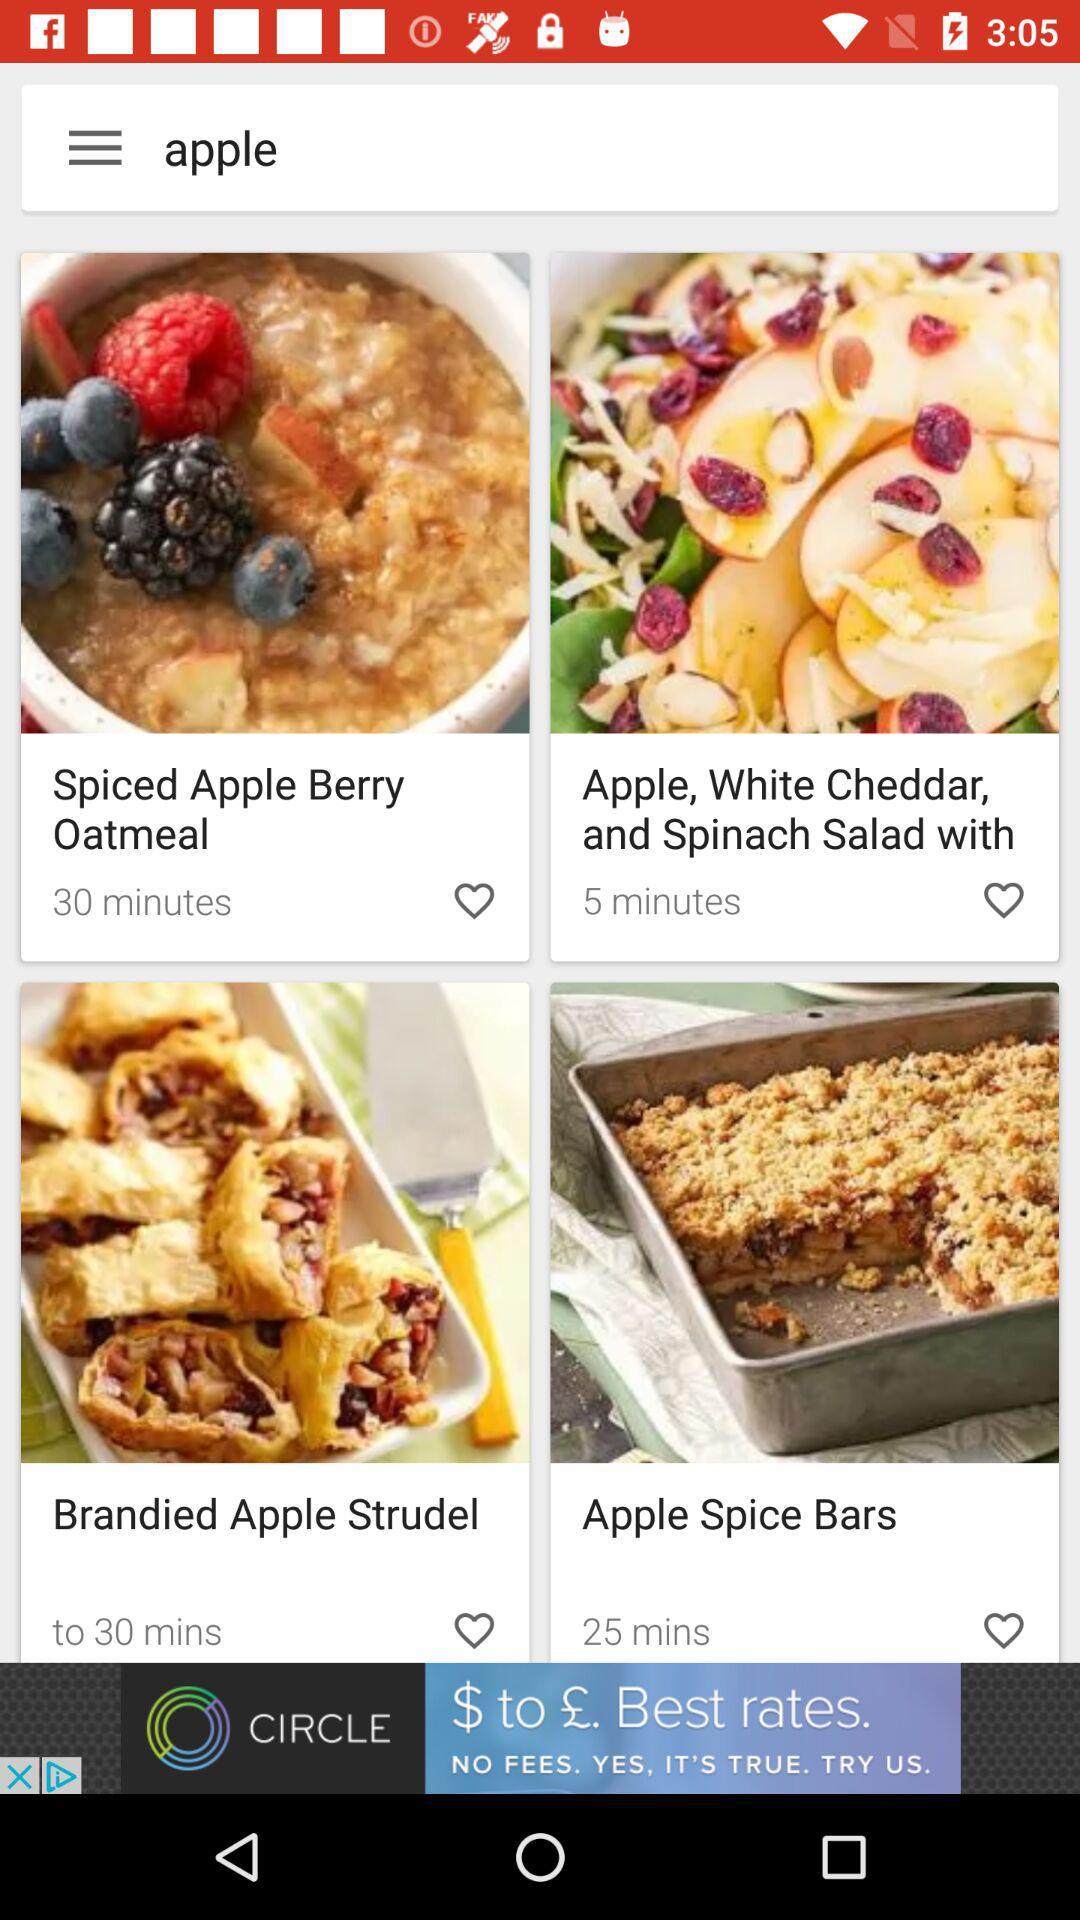 The width and height of the screenshot is (1080, 1920). Describe the element at coordinates (804, 1222) in the screenshot. I see `fourth image` at that location.